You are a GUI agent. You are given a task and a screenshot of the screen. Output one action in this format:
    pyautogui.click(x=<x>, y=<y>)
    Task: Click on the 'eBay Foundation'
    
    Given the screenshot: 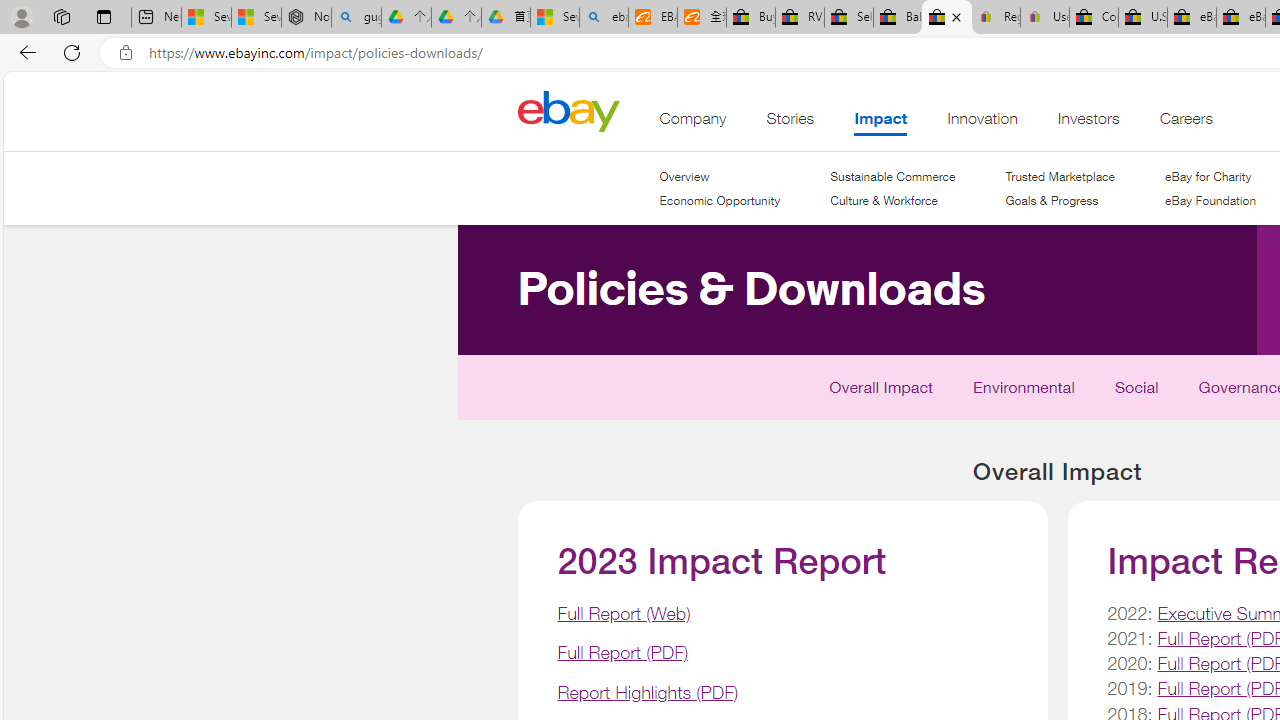 What is the action you would take?
    pyautogui.click(x=1209, y=200)
    